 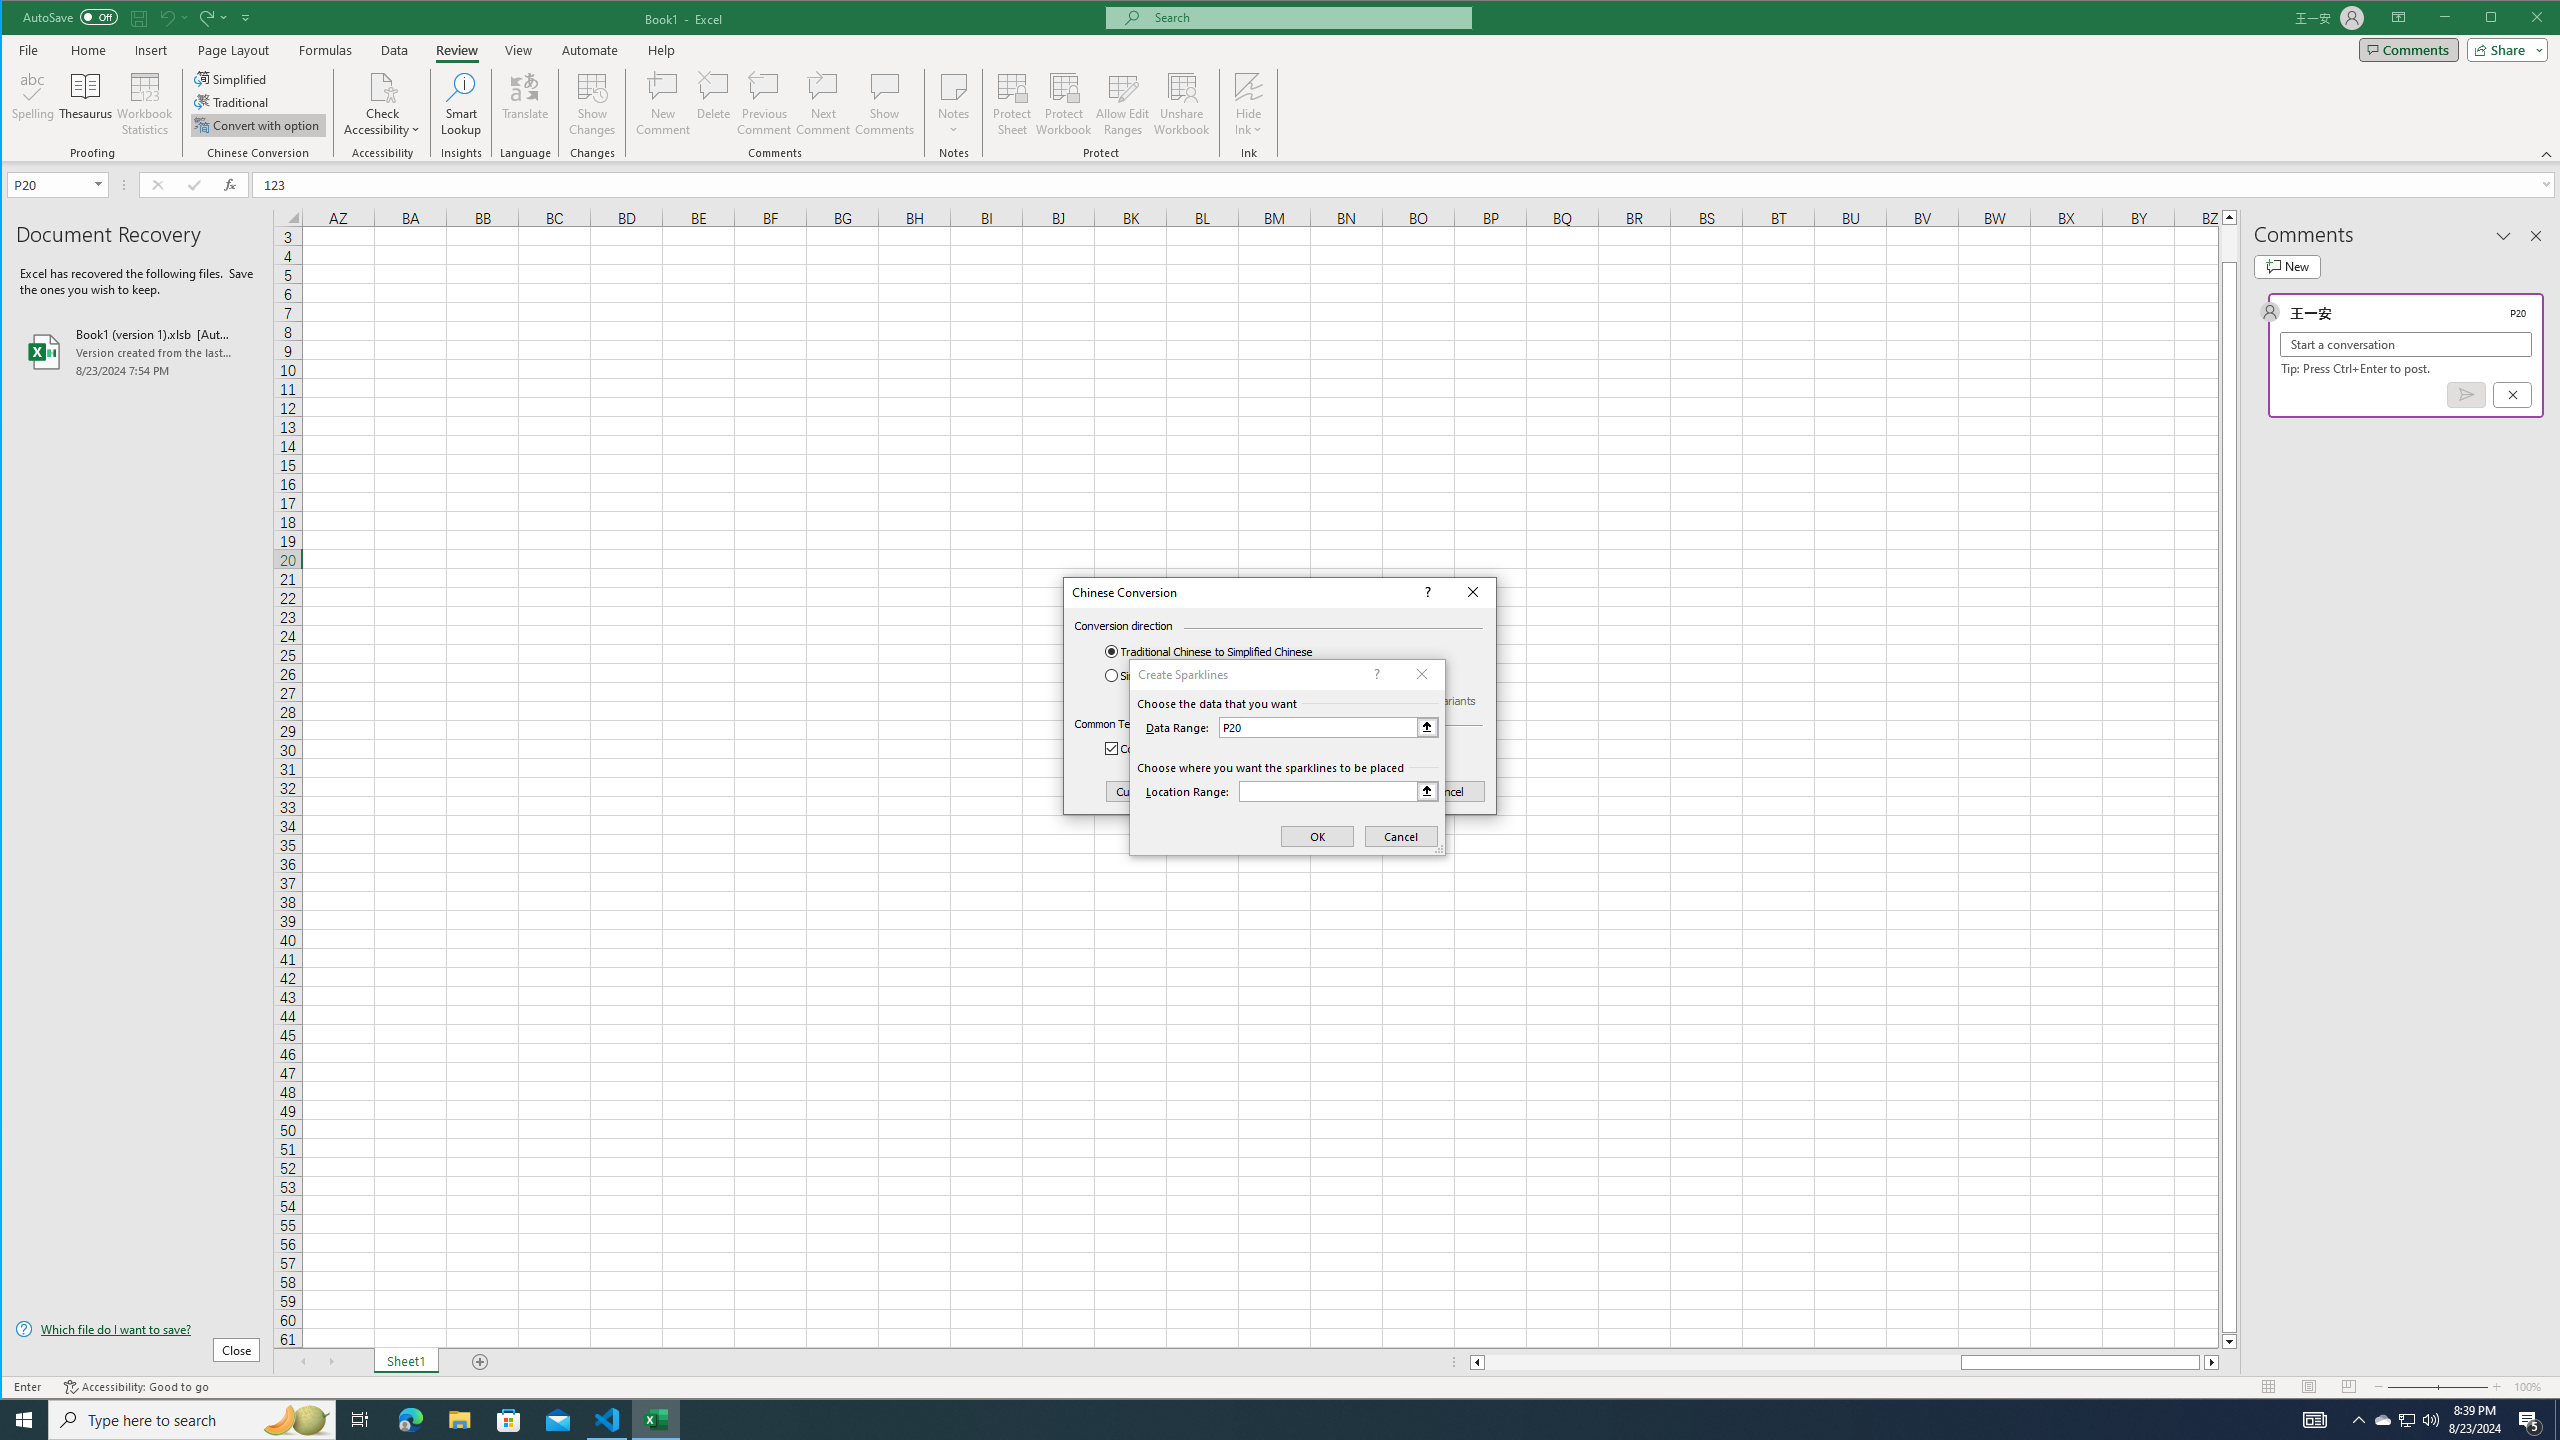 I want to click on 'Simplified Chinese to Traditional Chinese', so click(x=1223, y=675).